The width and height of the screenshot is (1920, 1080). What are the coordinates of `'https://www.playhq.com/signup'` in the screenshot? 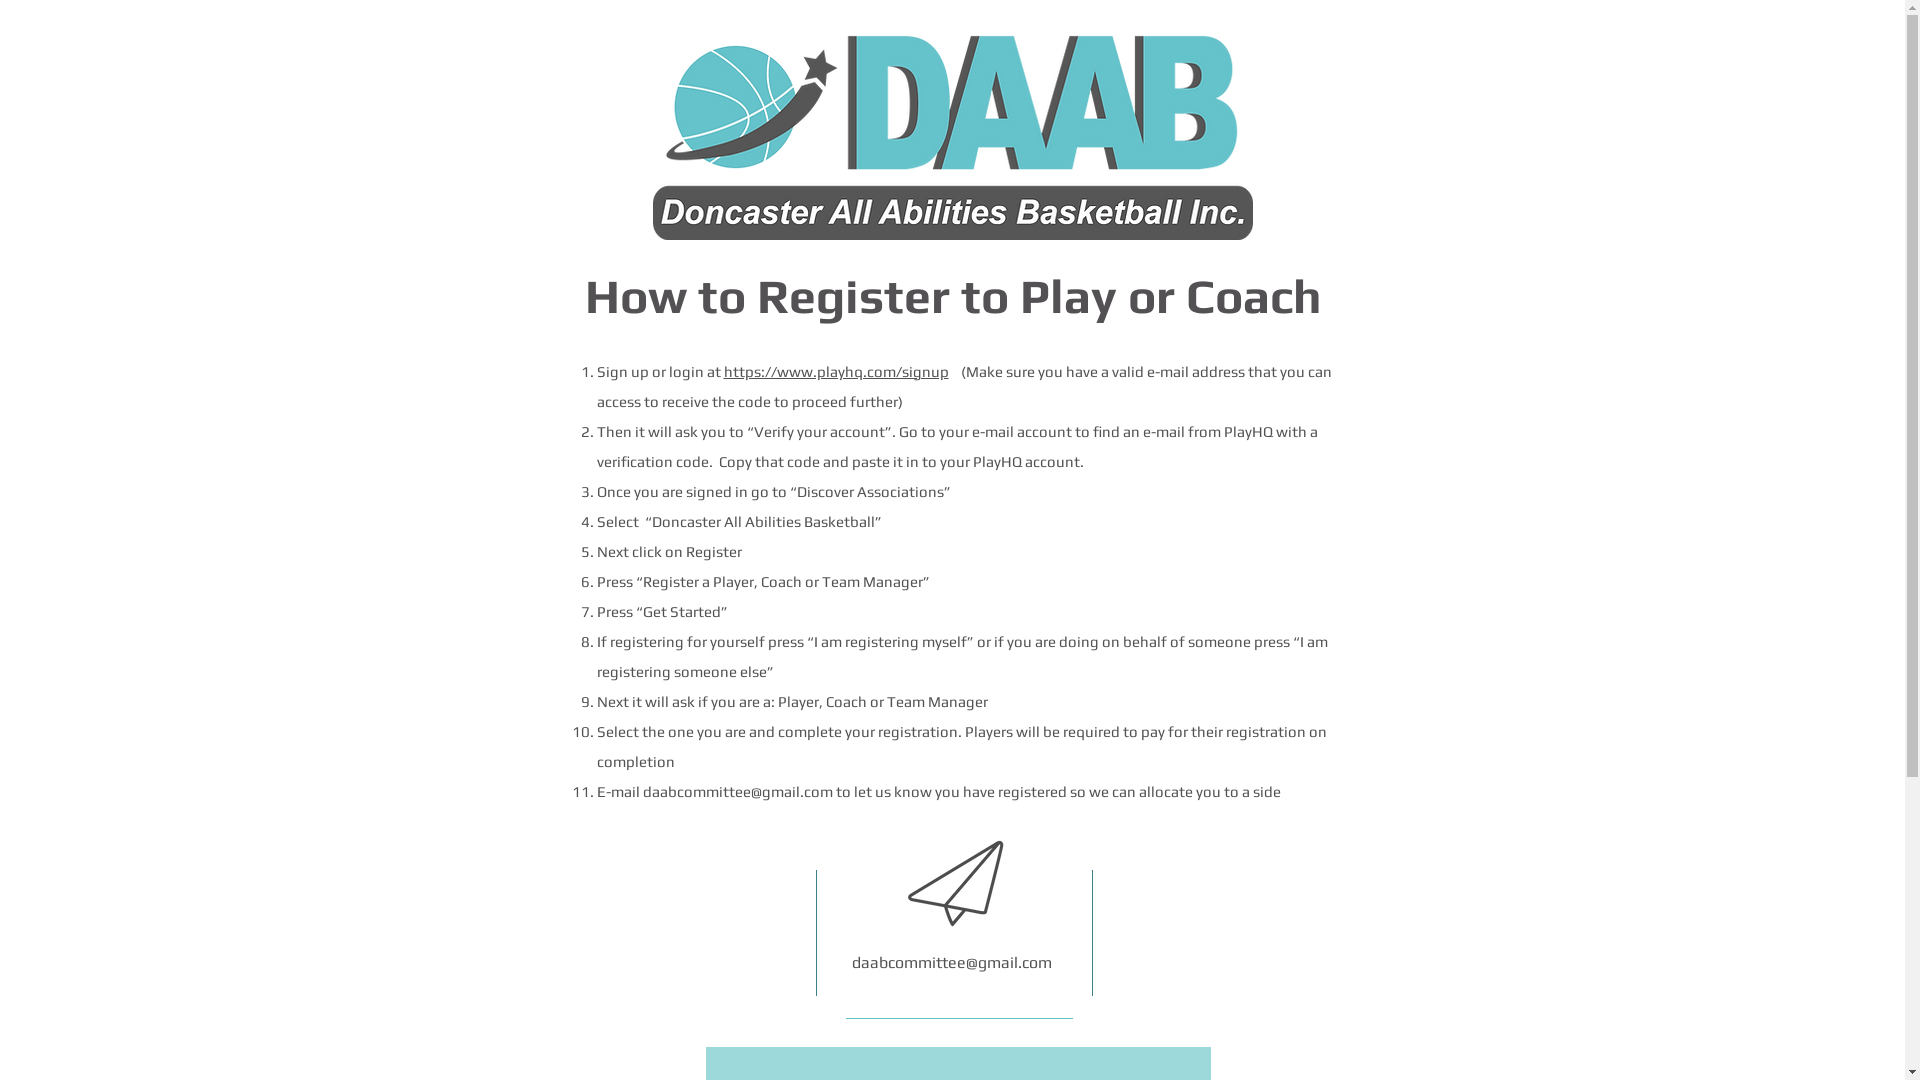 It's located at (836, 371).